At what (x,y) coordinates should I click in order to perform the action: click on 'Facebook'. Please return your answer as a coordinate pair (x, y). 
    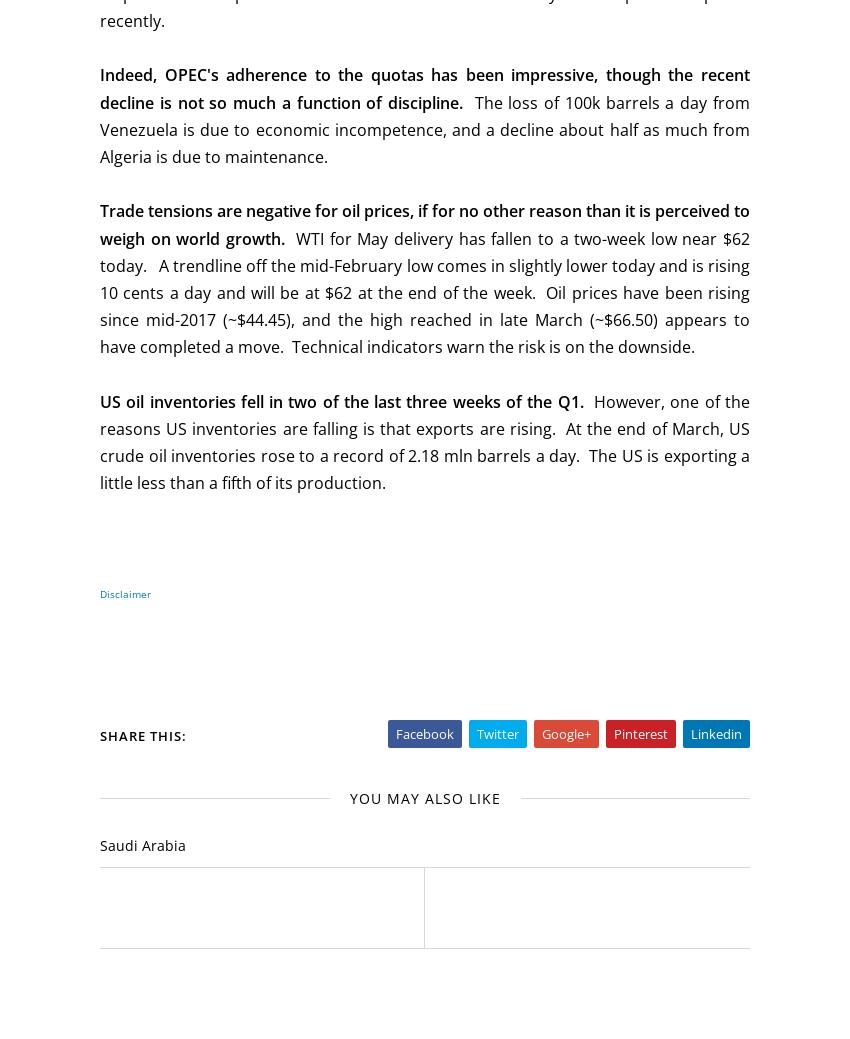
    Looking at the image, I should click on (425, 732).